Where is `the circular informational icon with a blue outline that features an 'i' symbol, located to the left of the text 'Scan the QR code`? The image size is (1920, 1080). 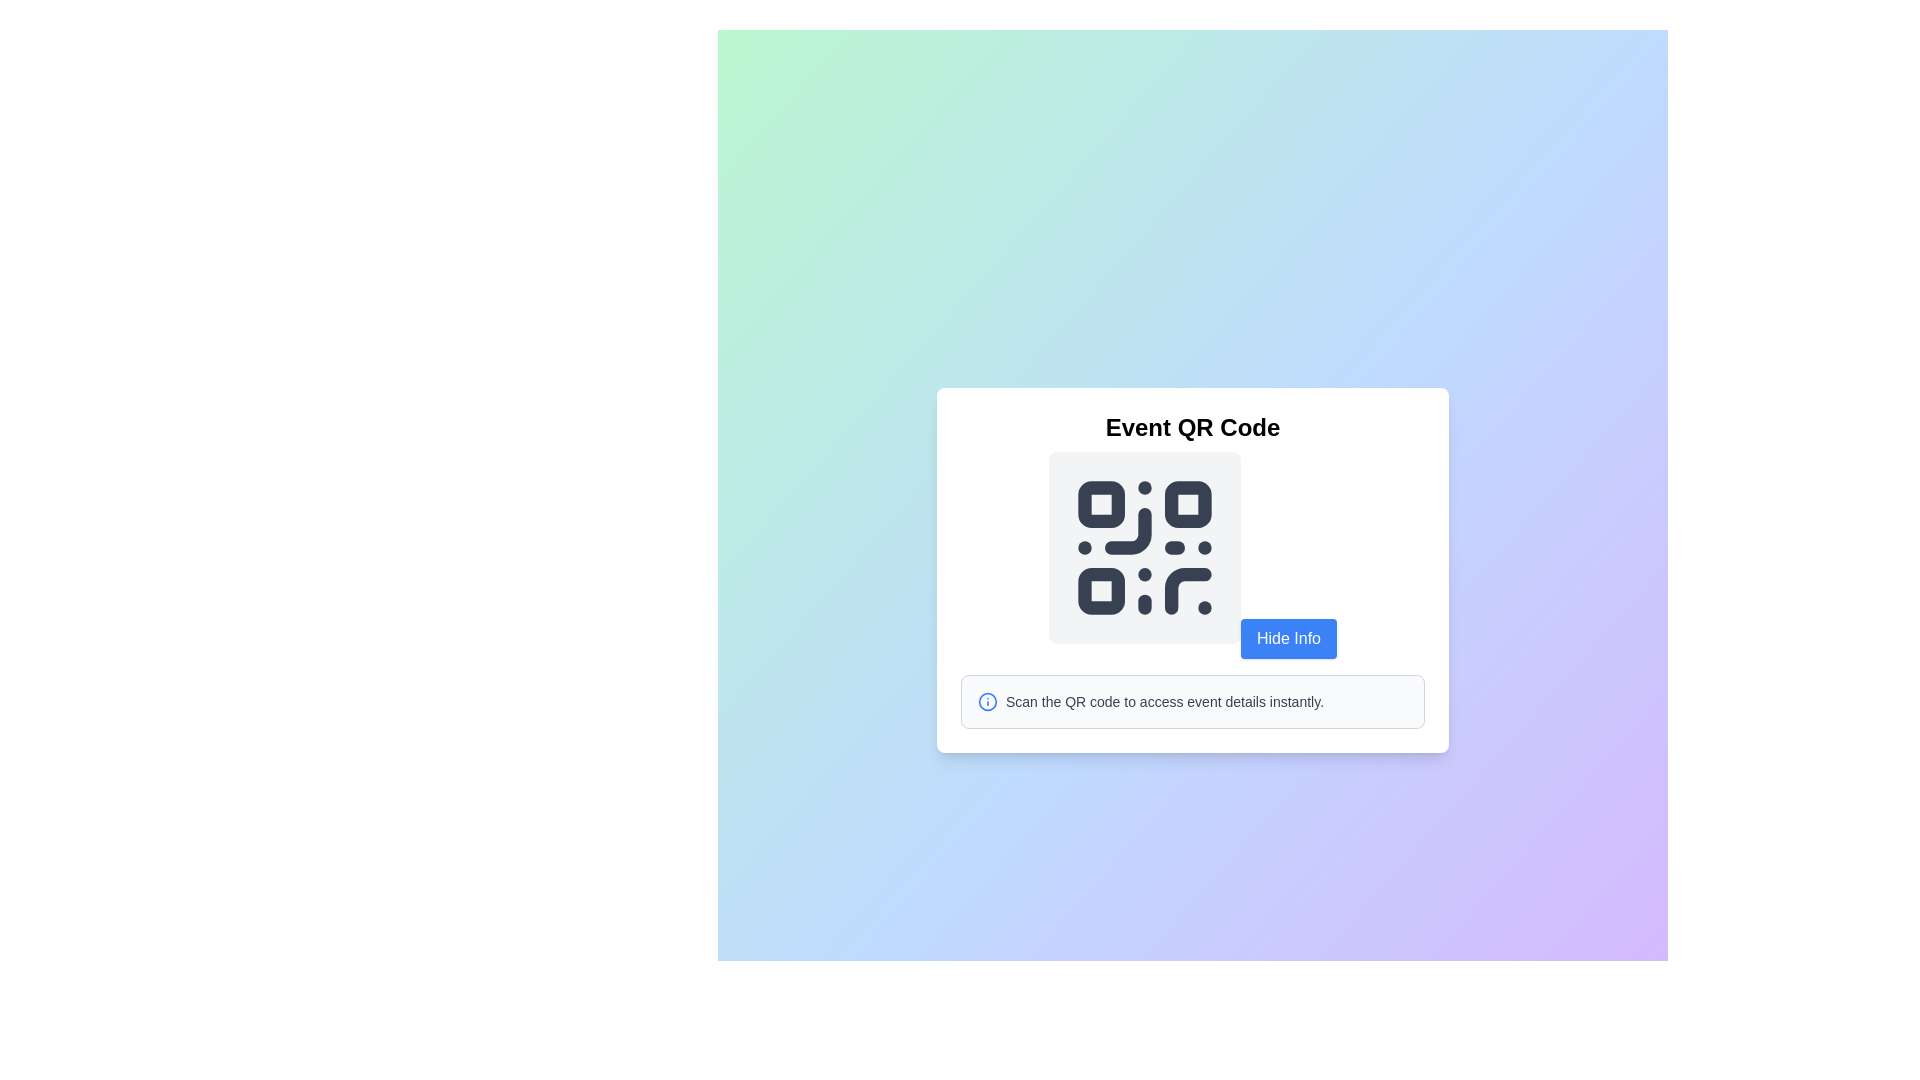
the circular informational icon with a blue outline that features an 'i' symbol, located to the left of the text 'Scan the QR code is located at coordinates (988, 700).